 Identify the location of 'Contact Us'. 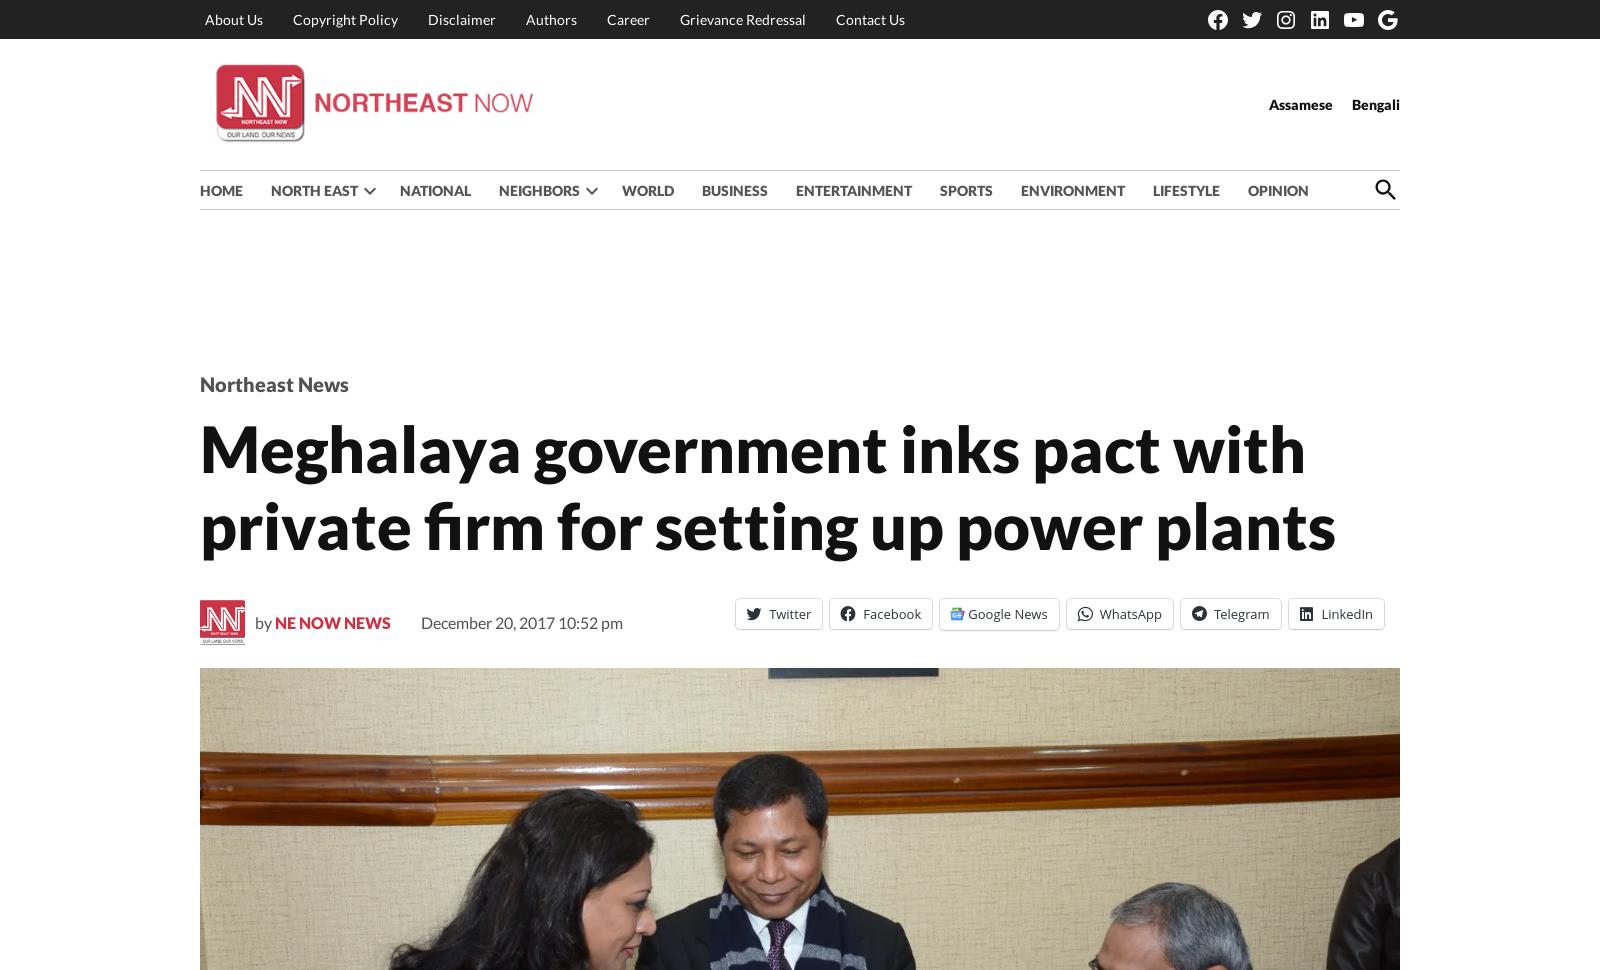
(869, 18).